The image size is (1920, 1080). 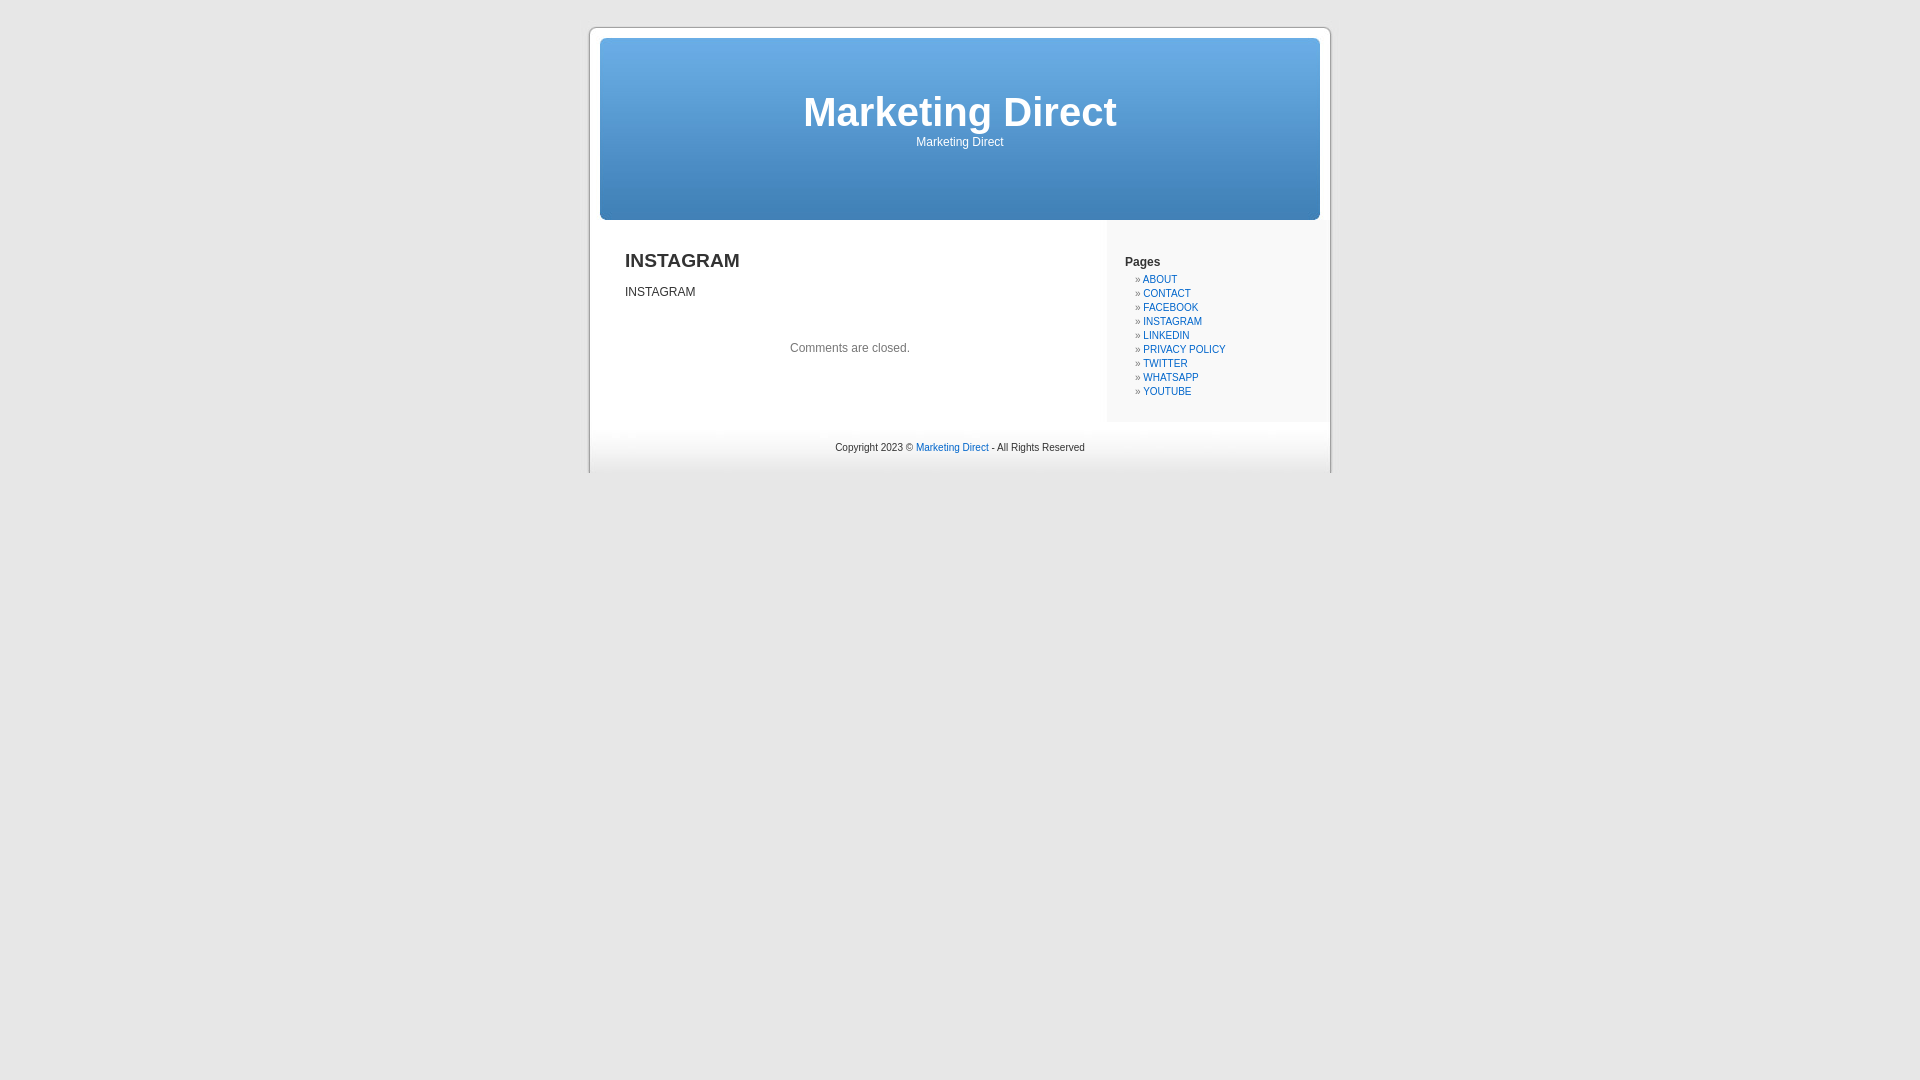 I want to click on 'TWITTER', so click(x=1165, y=363).